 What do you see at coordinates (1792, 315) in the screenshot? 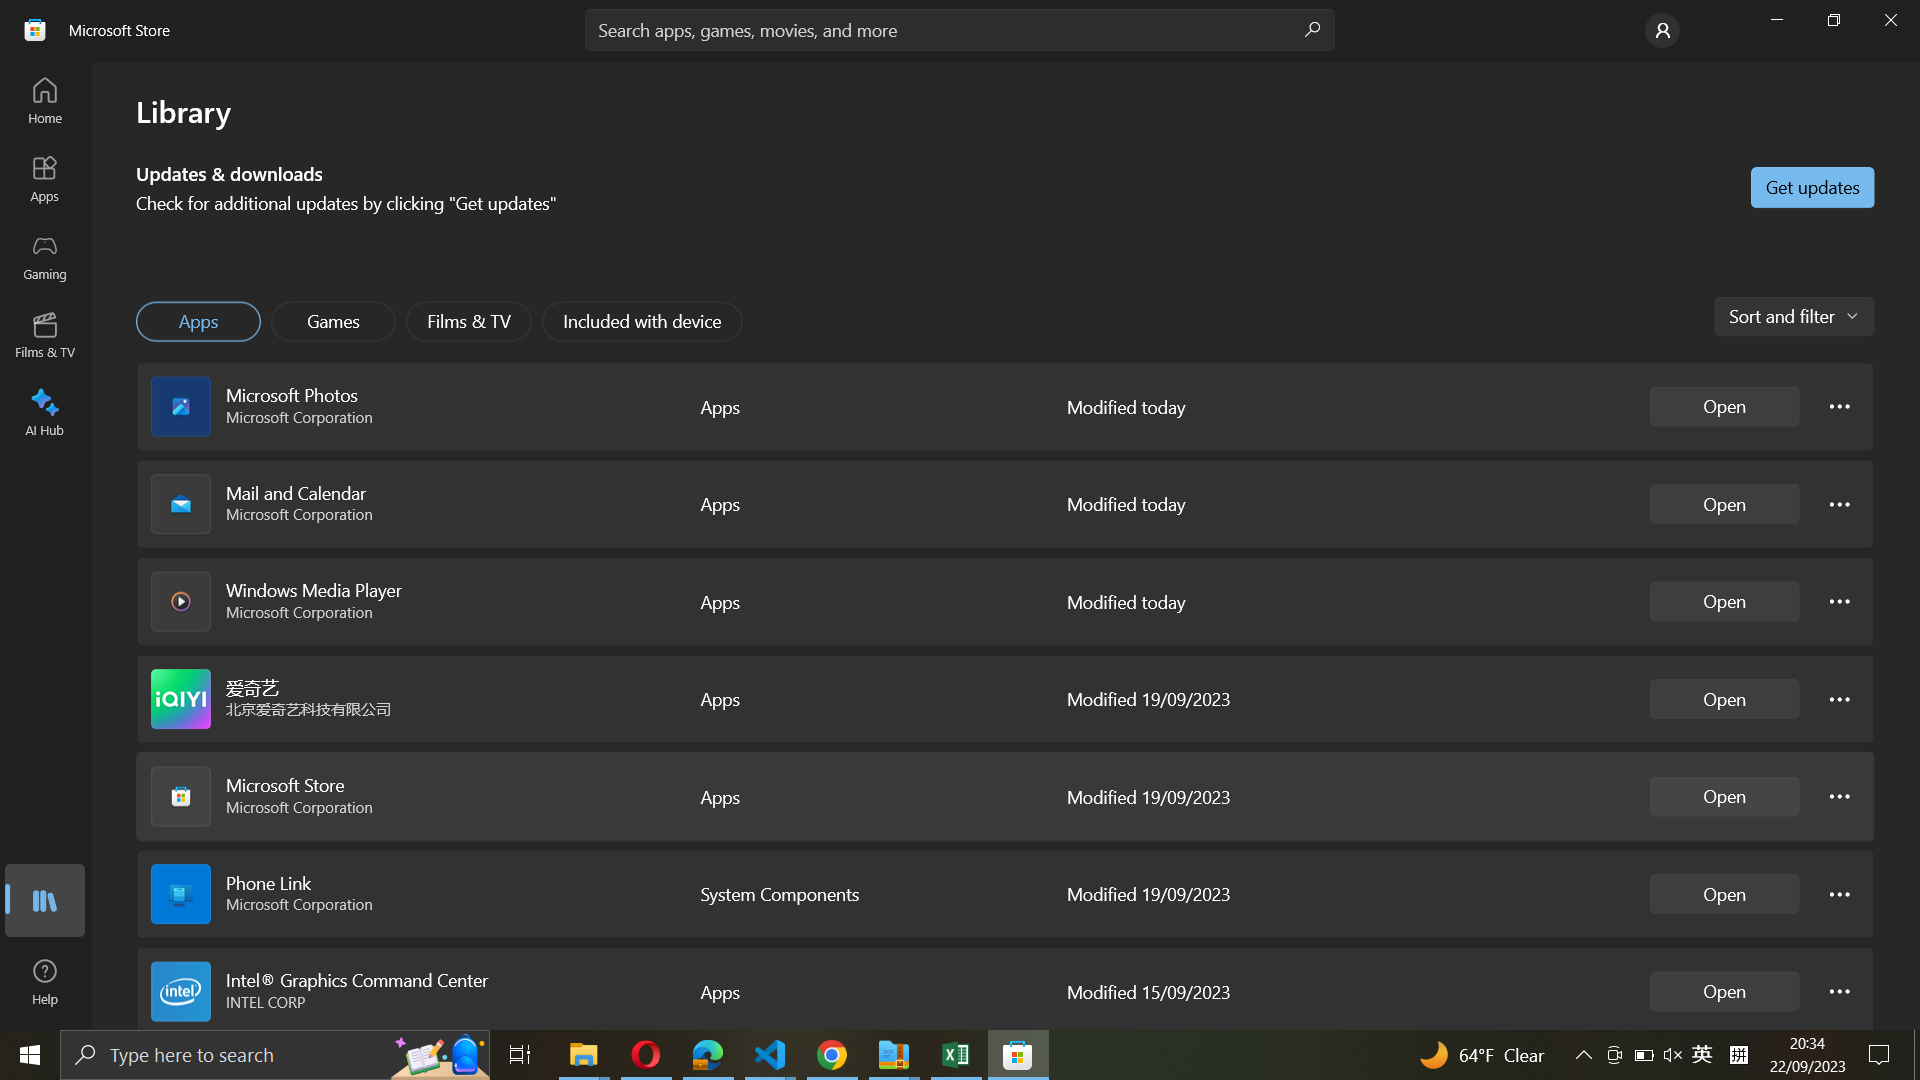
I see `the application sorting feature` at bounding box center [1792, 315].